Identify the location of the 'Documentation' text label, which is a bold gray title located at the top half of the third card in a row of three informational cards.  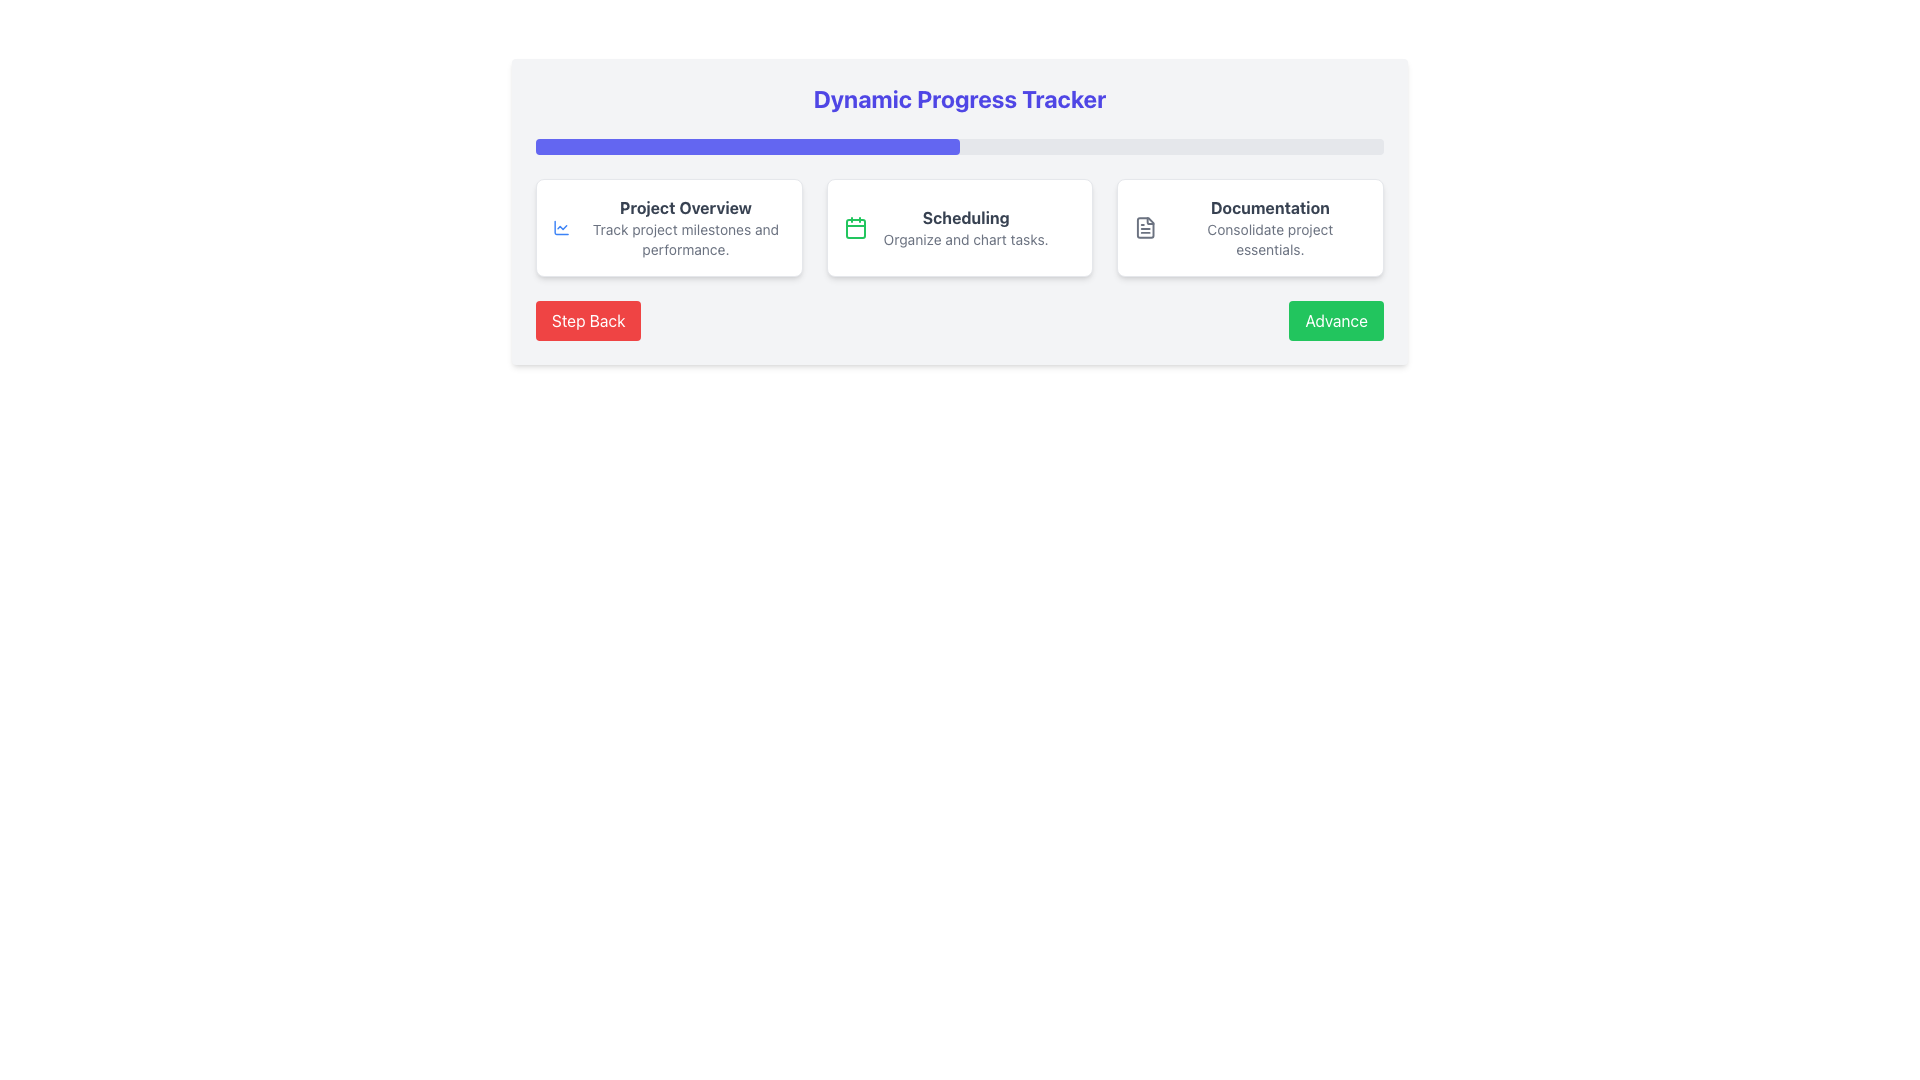
(1269, 208).